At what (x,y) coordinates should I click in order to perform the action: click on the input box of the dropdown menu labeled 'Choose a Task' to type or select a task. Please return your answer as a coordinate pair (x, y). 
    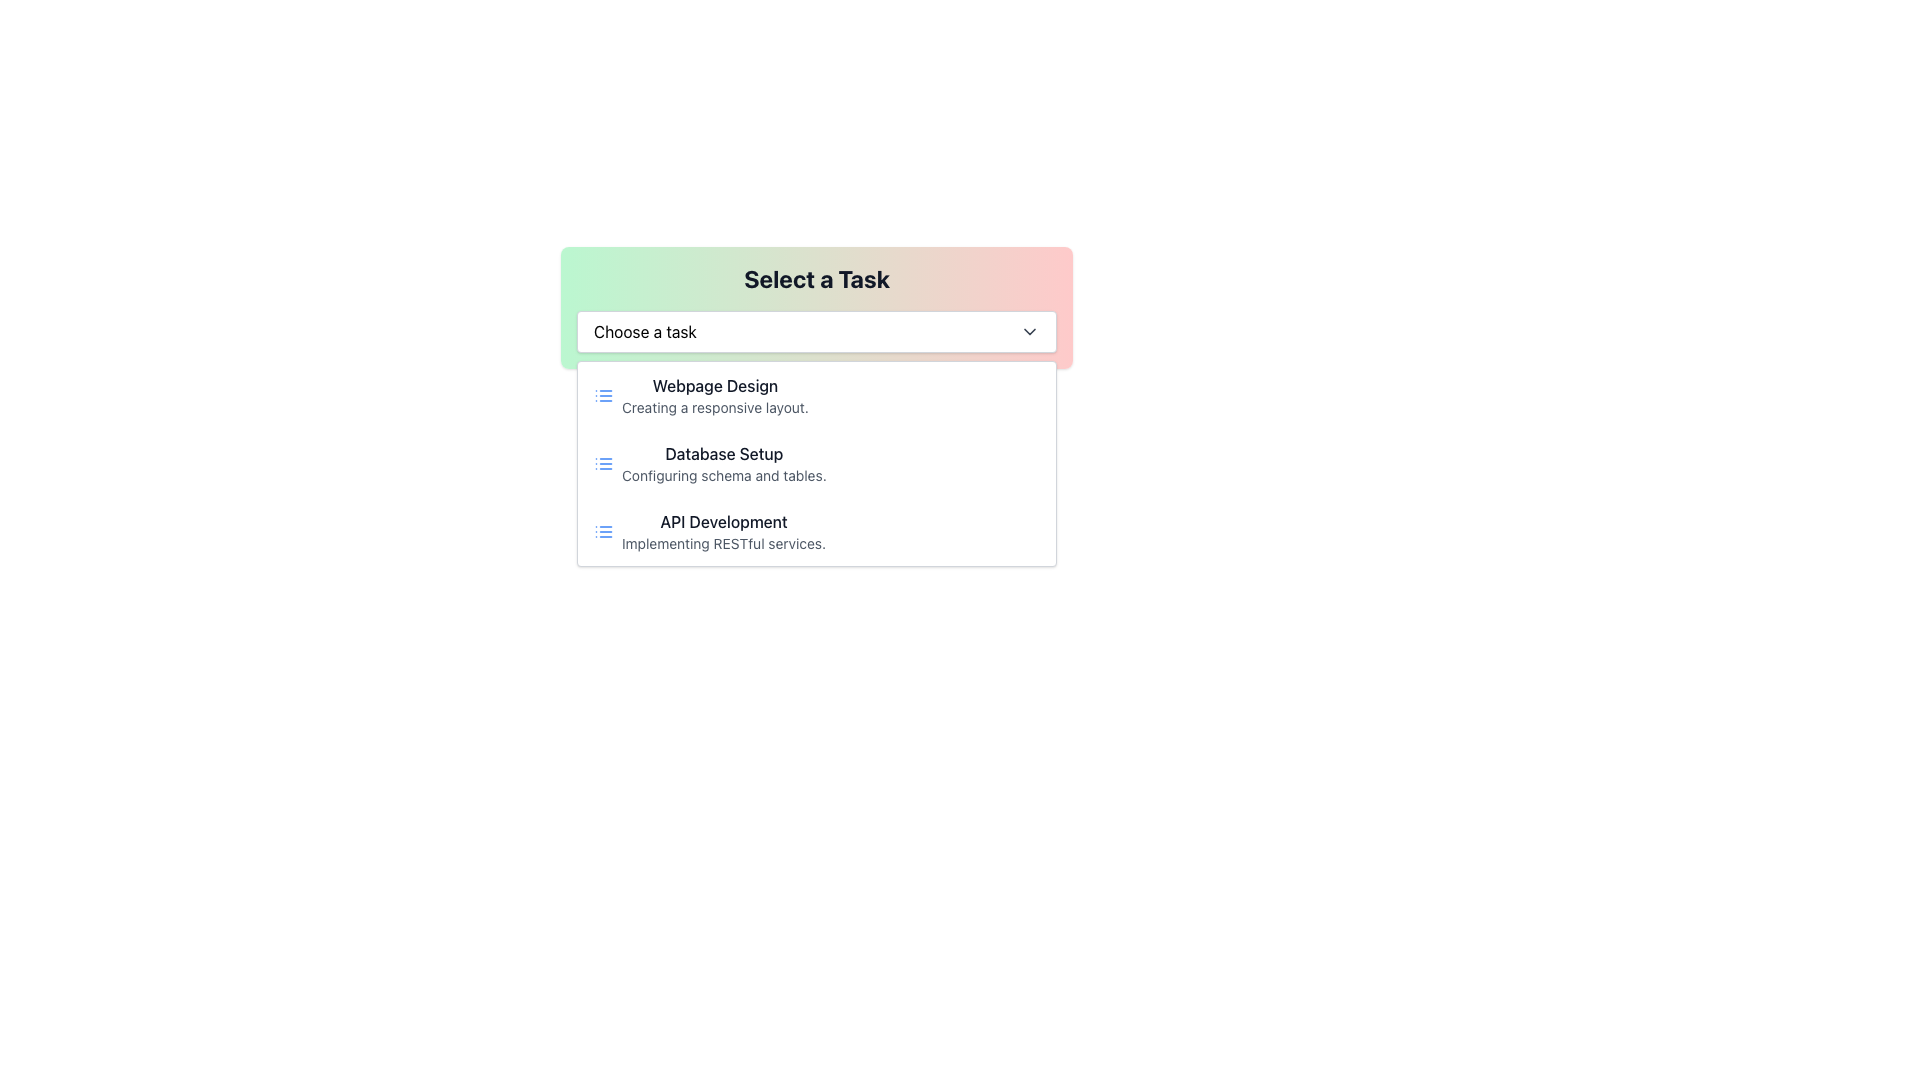
    Looking at the image, I should click on (816, 308).